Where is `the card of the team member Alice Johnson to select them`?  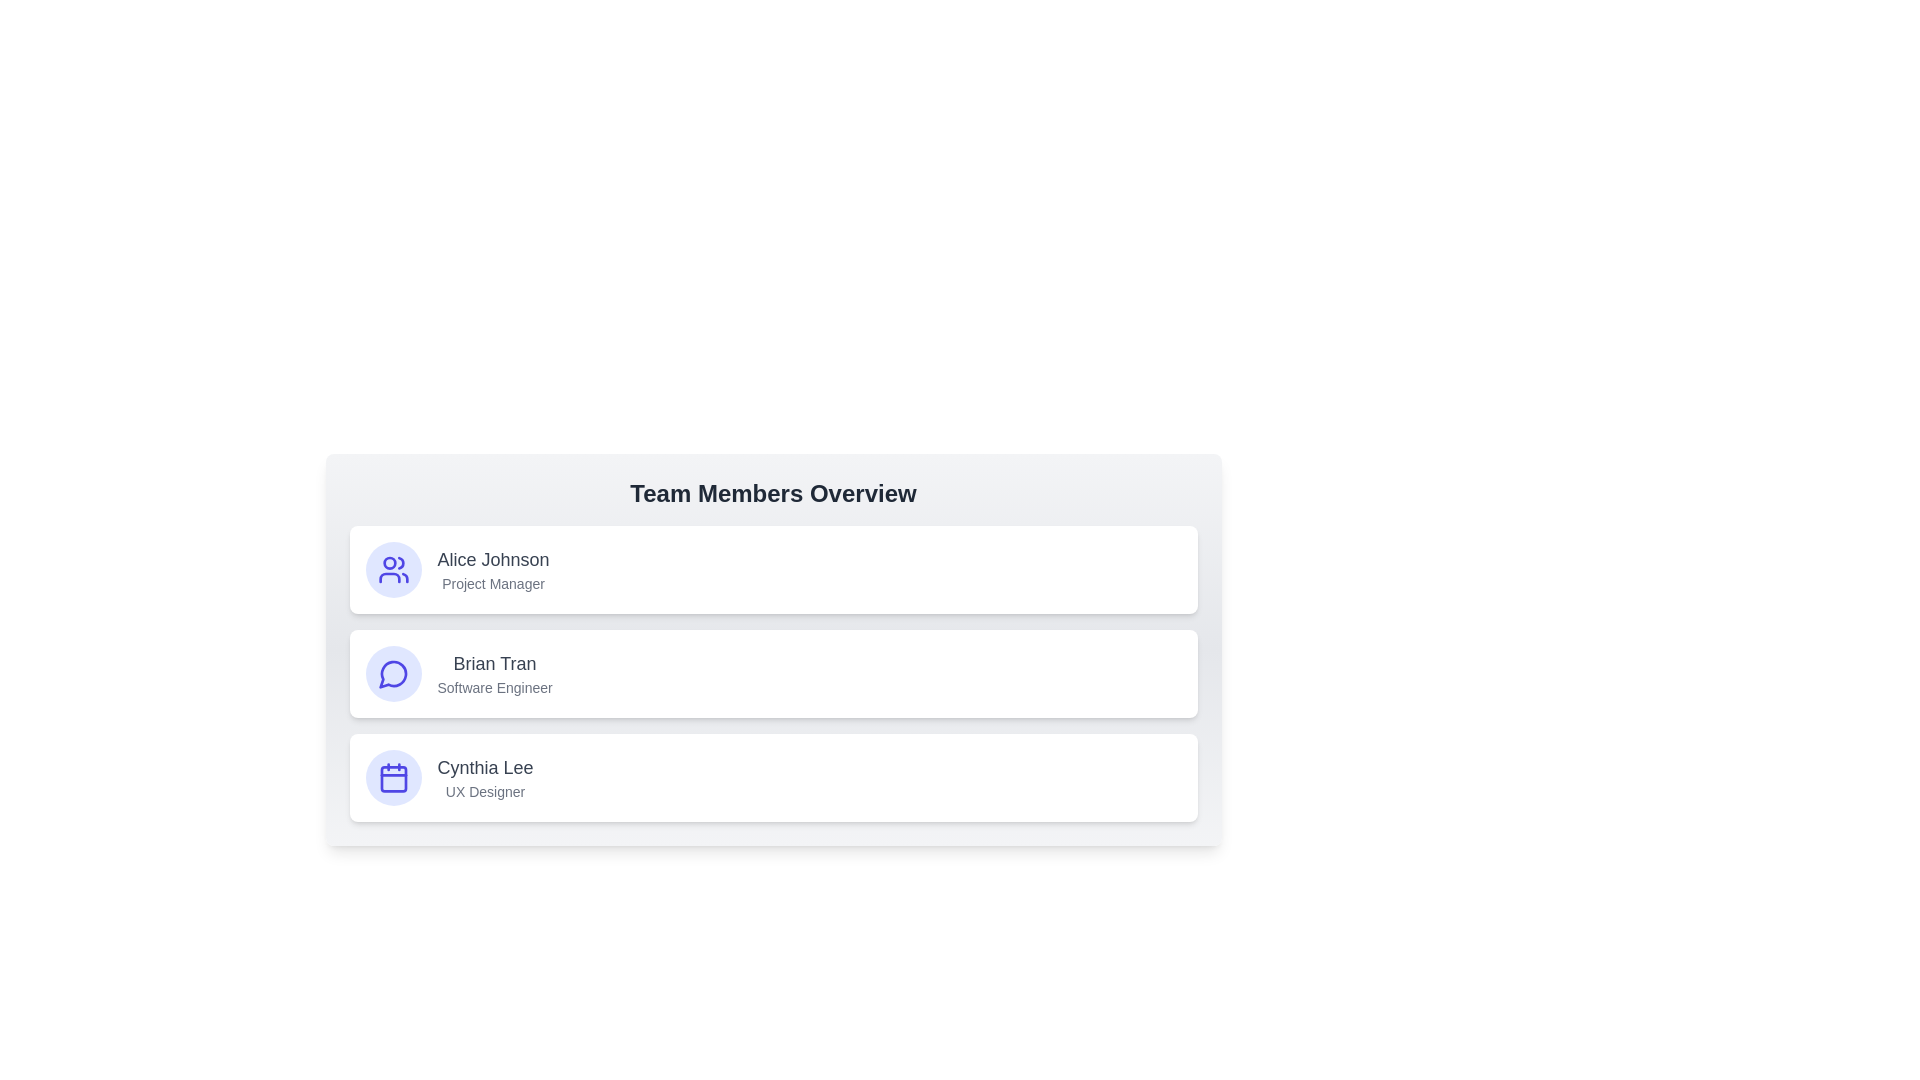
the card of the team member Alice Johnson to select them is located at coordinates (772, 570).